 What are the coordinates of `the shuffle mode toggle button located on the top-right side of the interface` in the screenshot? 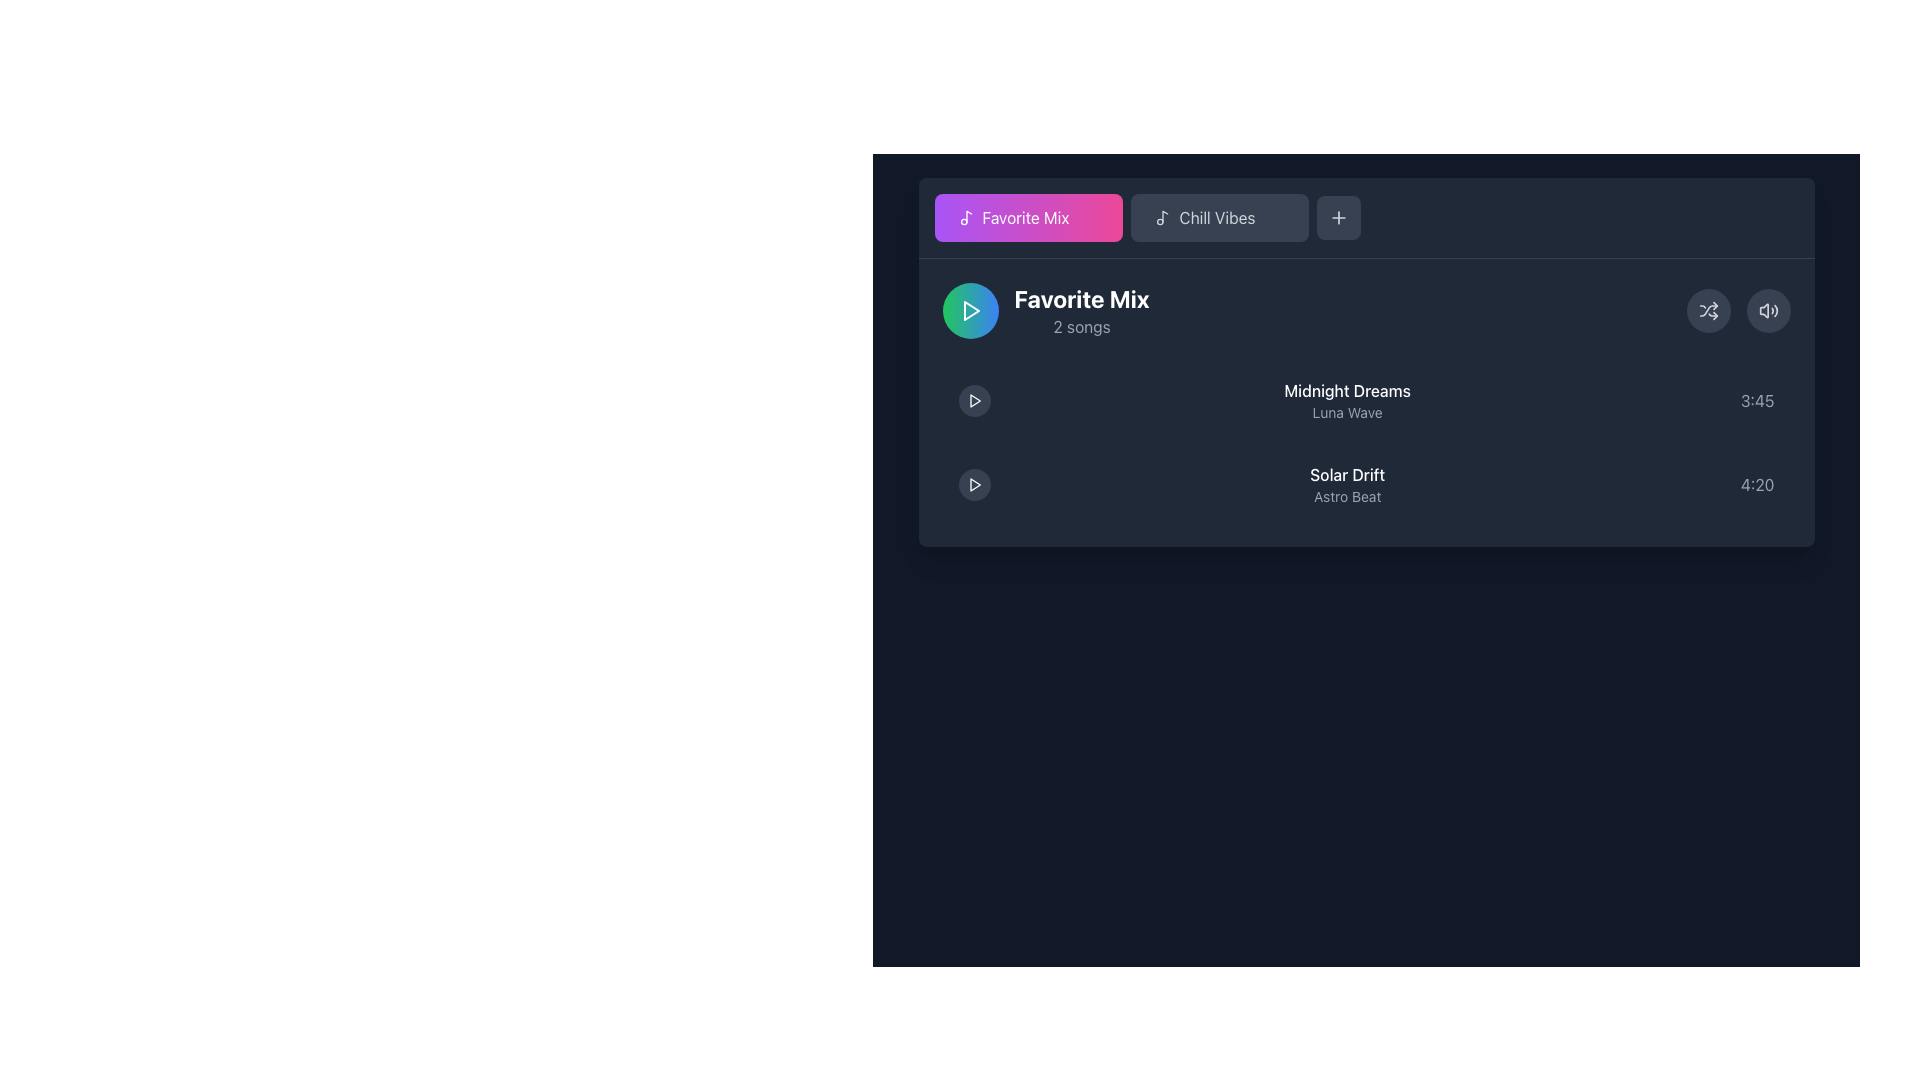 It's located at (1707, 311).